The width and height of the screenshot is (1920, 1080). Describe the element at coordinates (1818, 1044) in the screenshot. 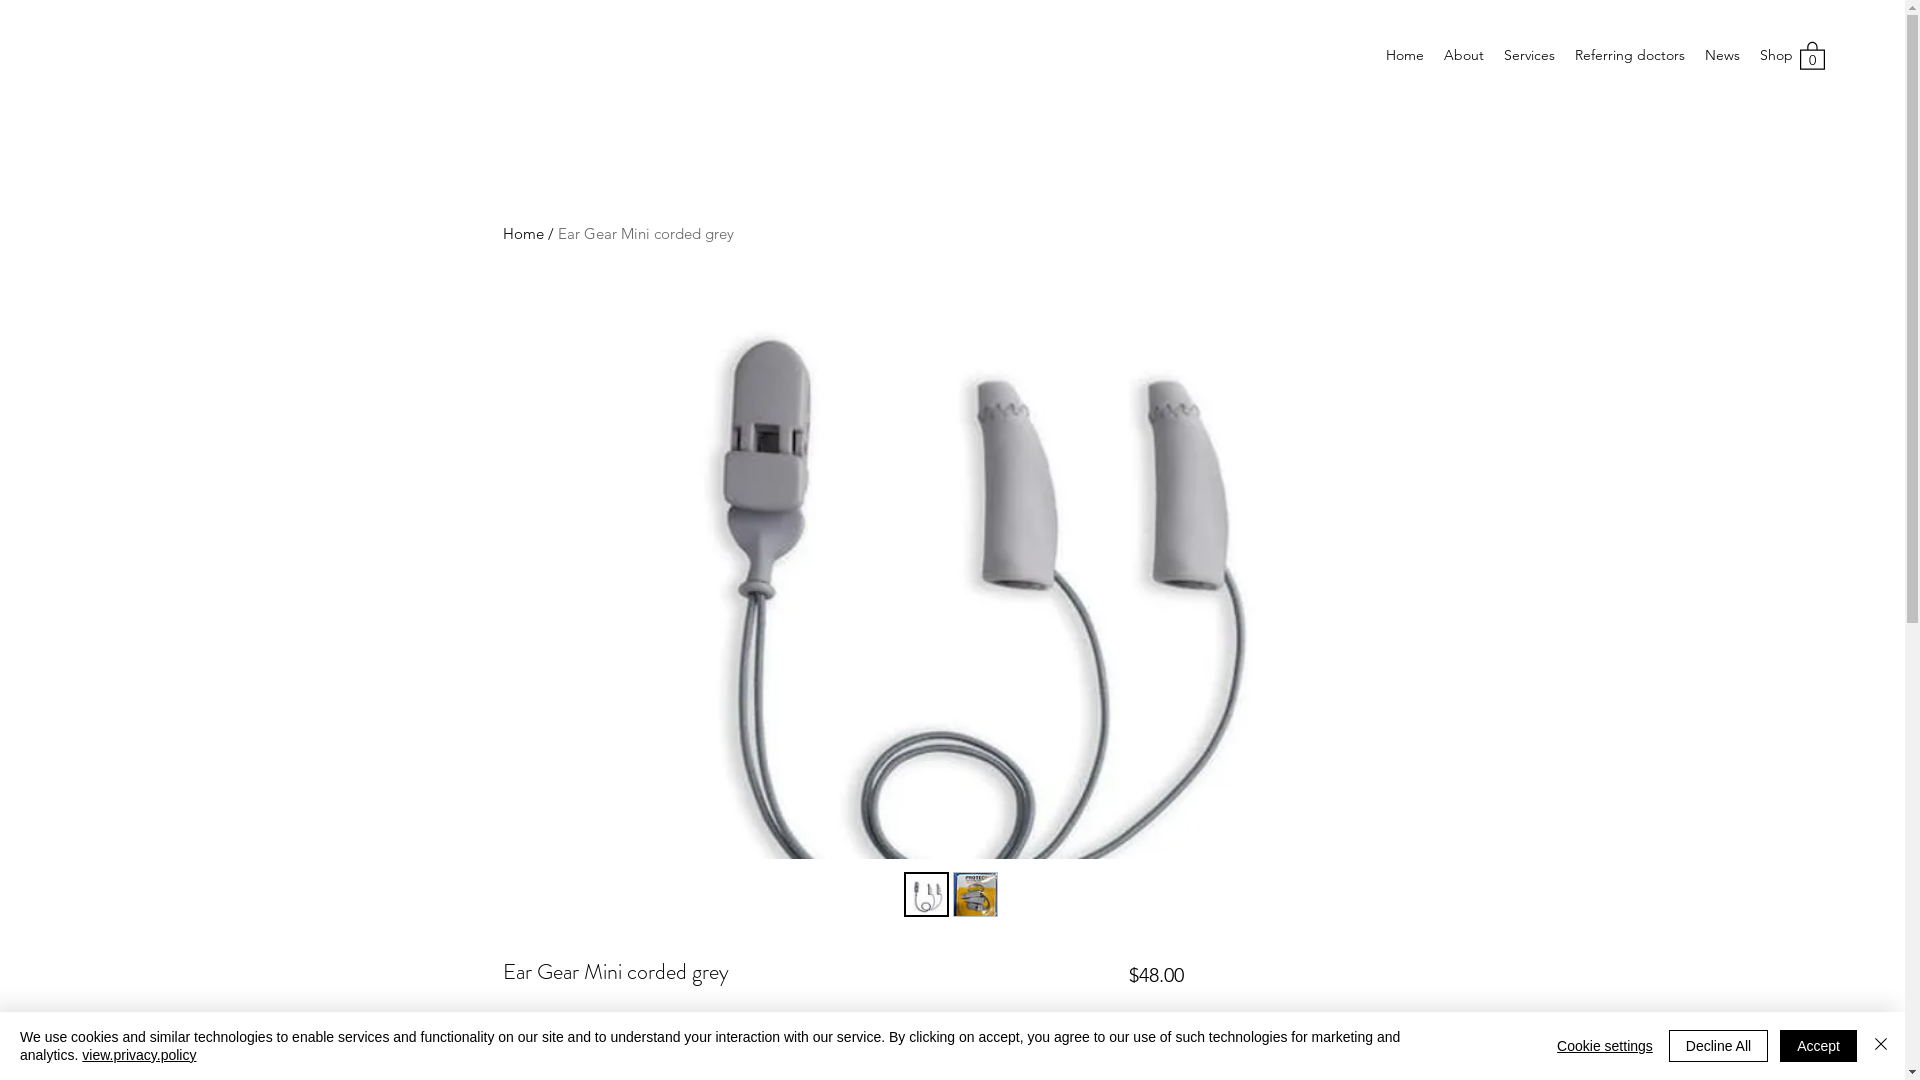

I see `'Accept'` at that location.